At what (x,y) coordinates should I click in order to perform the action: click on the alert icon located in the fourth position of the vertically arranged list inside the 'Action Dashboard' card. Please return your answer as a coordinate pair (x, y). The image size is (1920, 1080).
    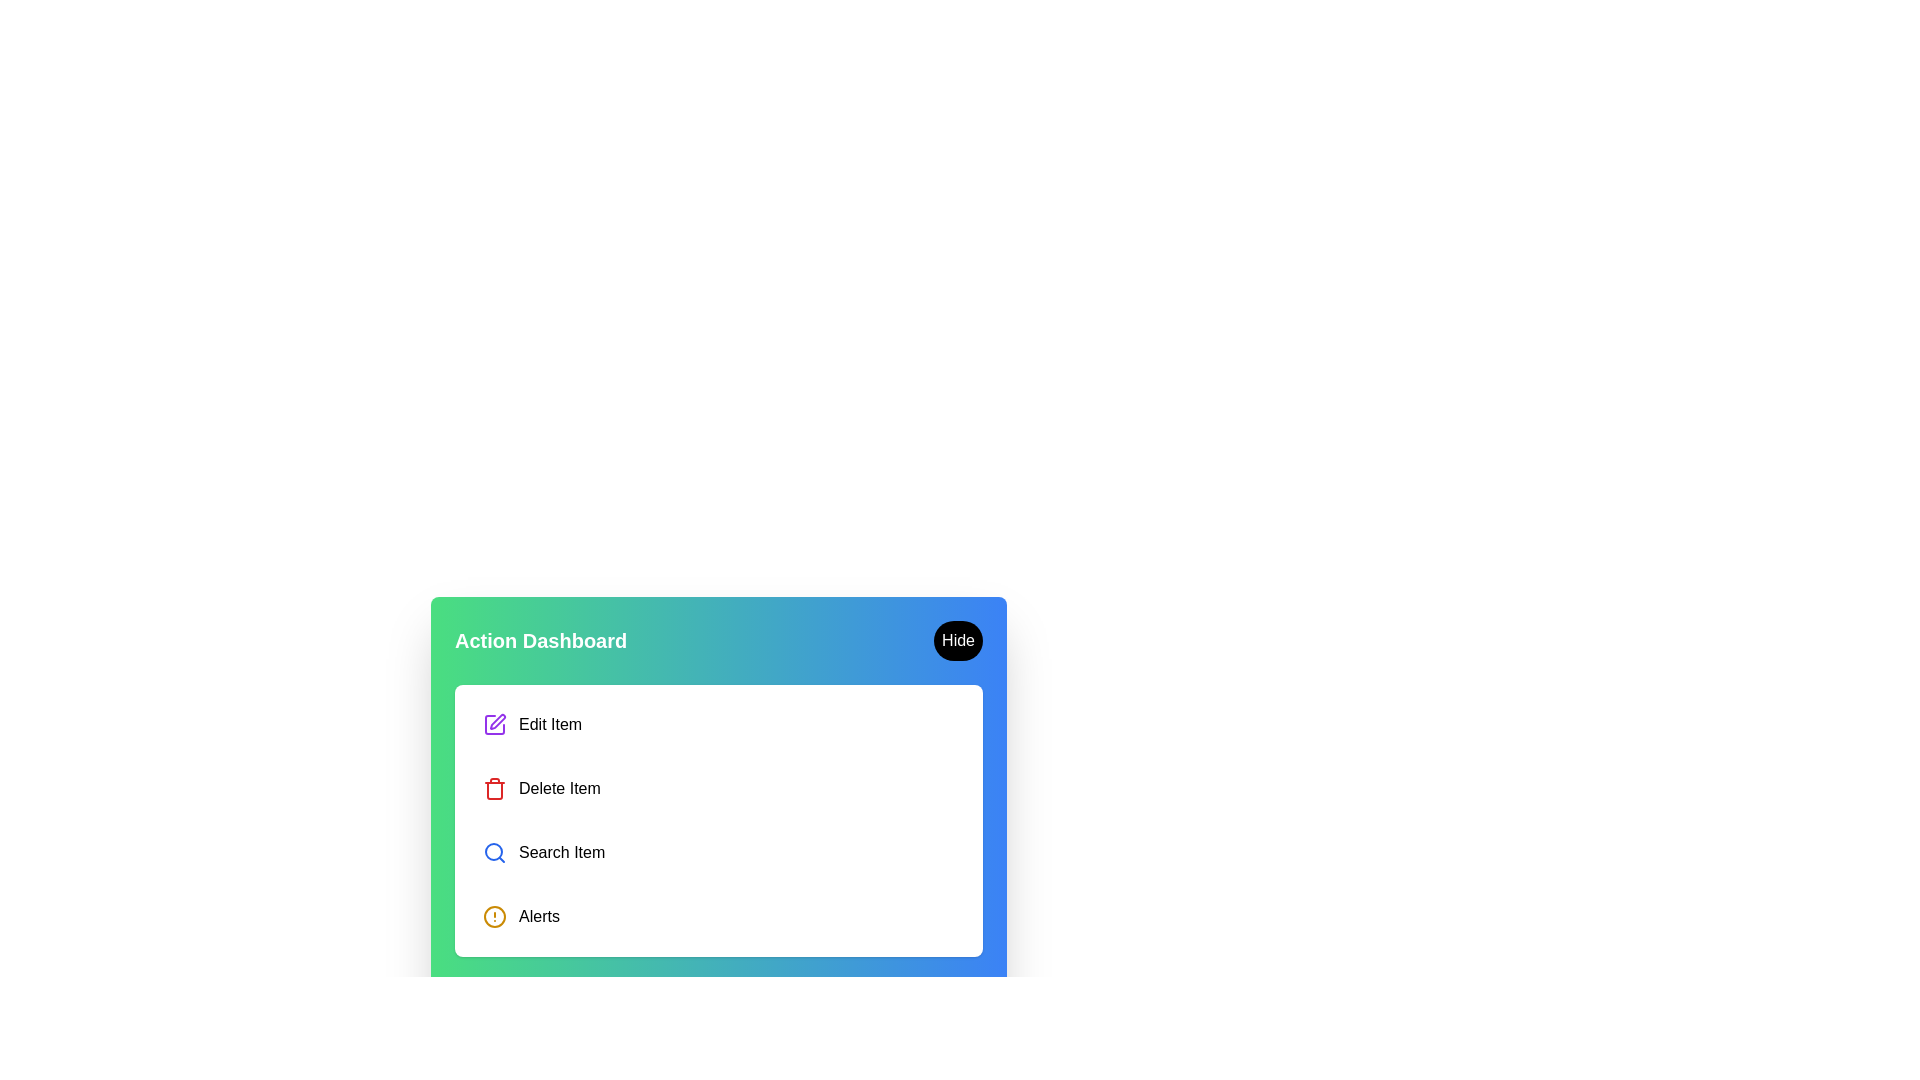
    Looking at the image, I should click on (494, 917).